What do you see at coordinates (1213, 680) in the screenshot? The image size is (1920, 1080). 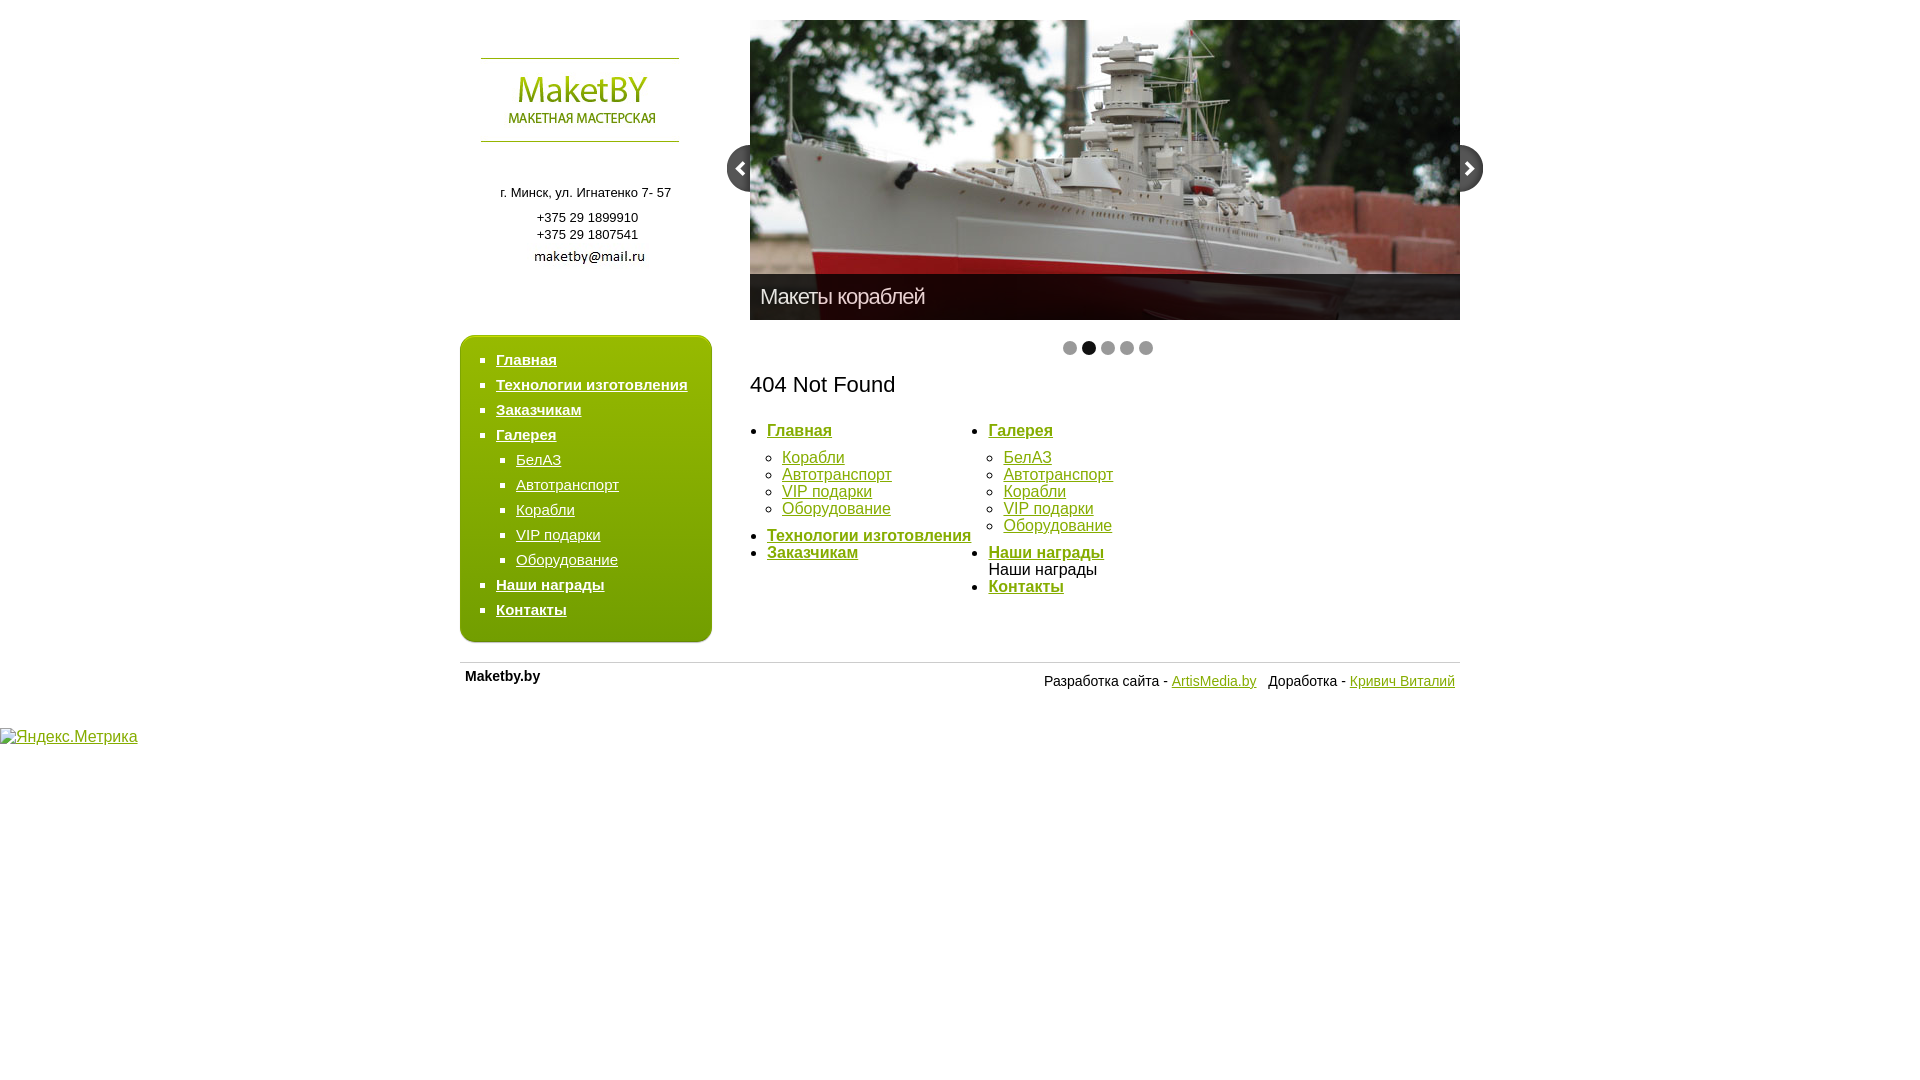 I see `'ArtisMedia.by'` at bounding box center [1213, 680].